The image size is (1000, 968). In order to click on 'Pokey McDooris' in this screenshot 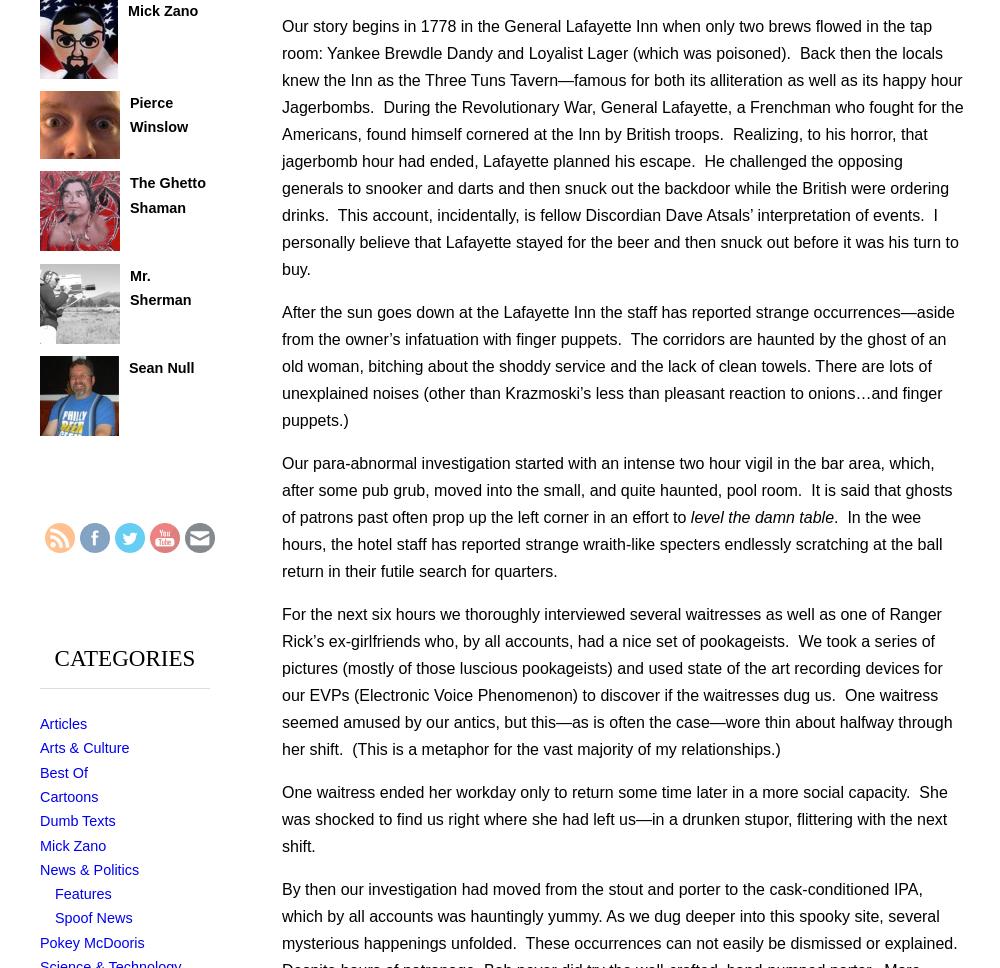, I will do `click(91, 940)`.